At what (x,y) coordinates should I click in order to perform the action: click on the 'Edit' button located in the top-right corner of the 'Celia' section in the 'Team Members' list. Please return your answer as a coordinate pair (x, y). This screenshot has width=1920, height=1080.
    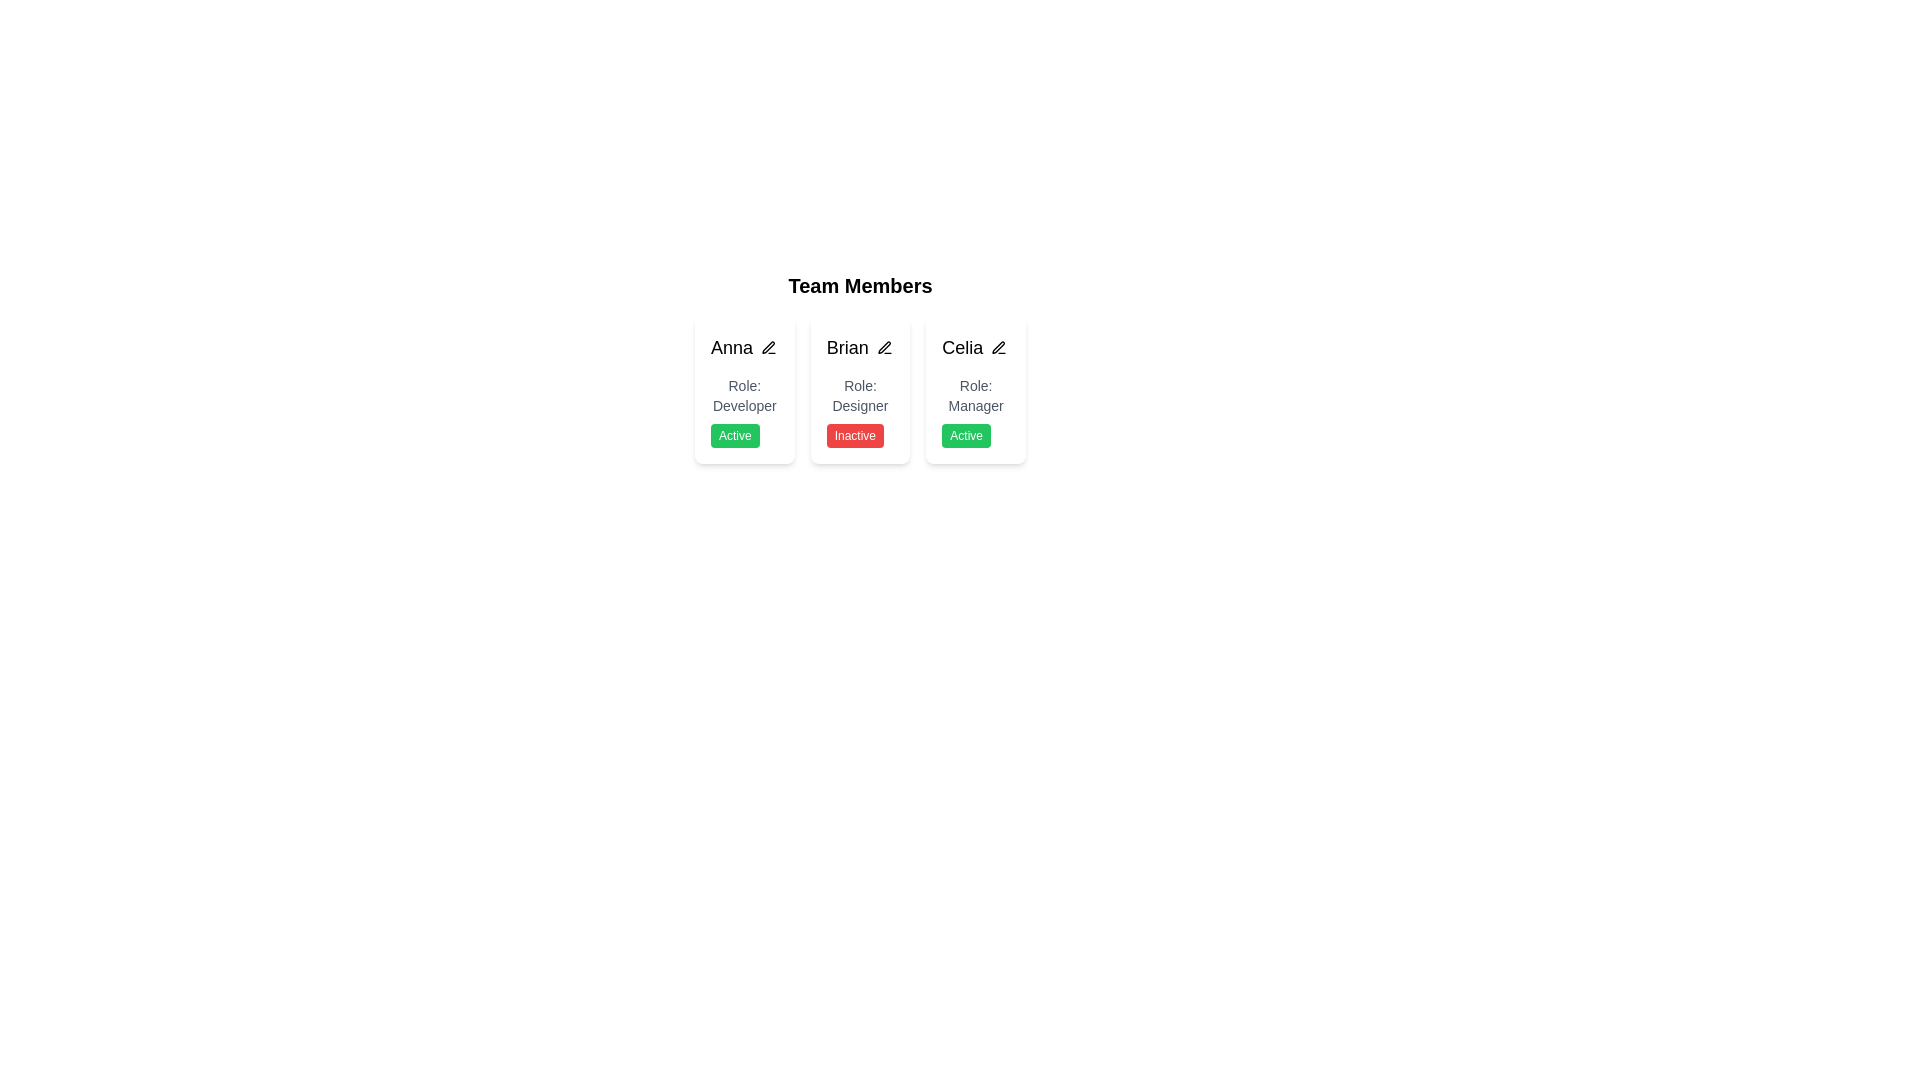
    Looking at the image, I should click on (999, 346).